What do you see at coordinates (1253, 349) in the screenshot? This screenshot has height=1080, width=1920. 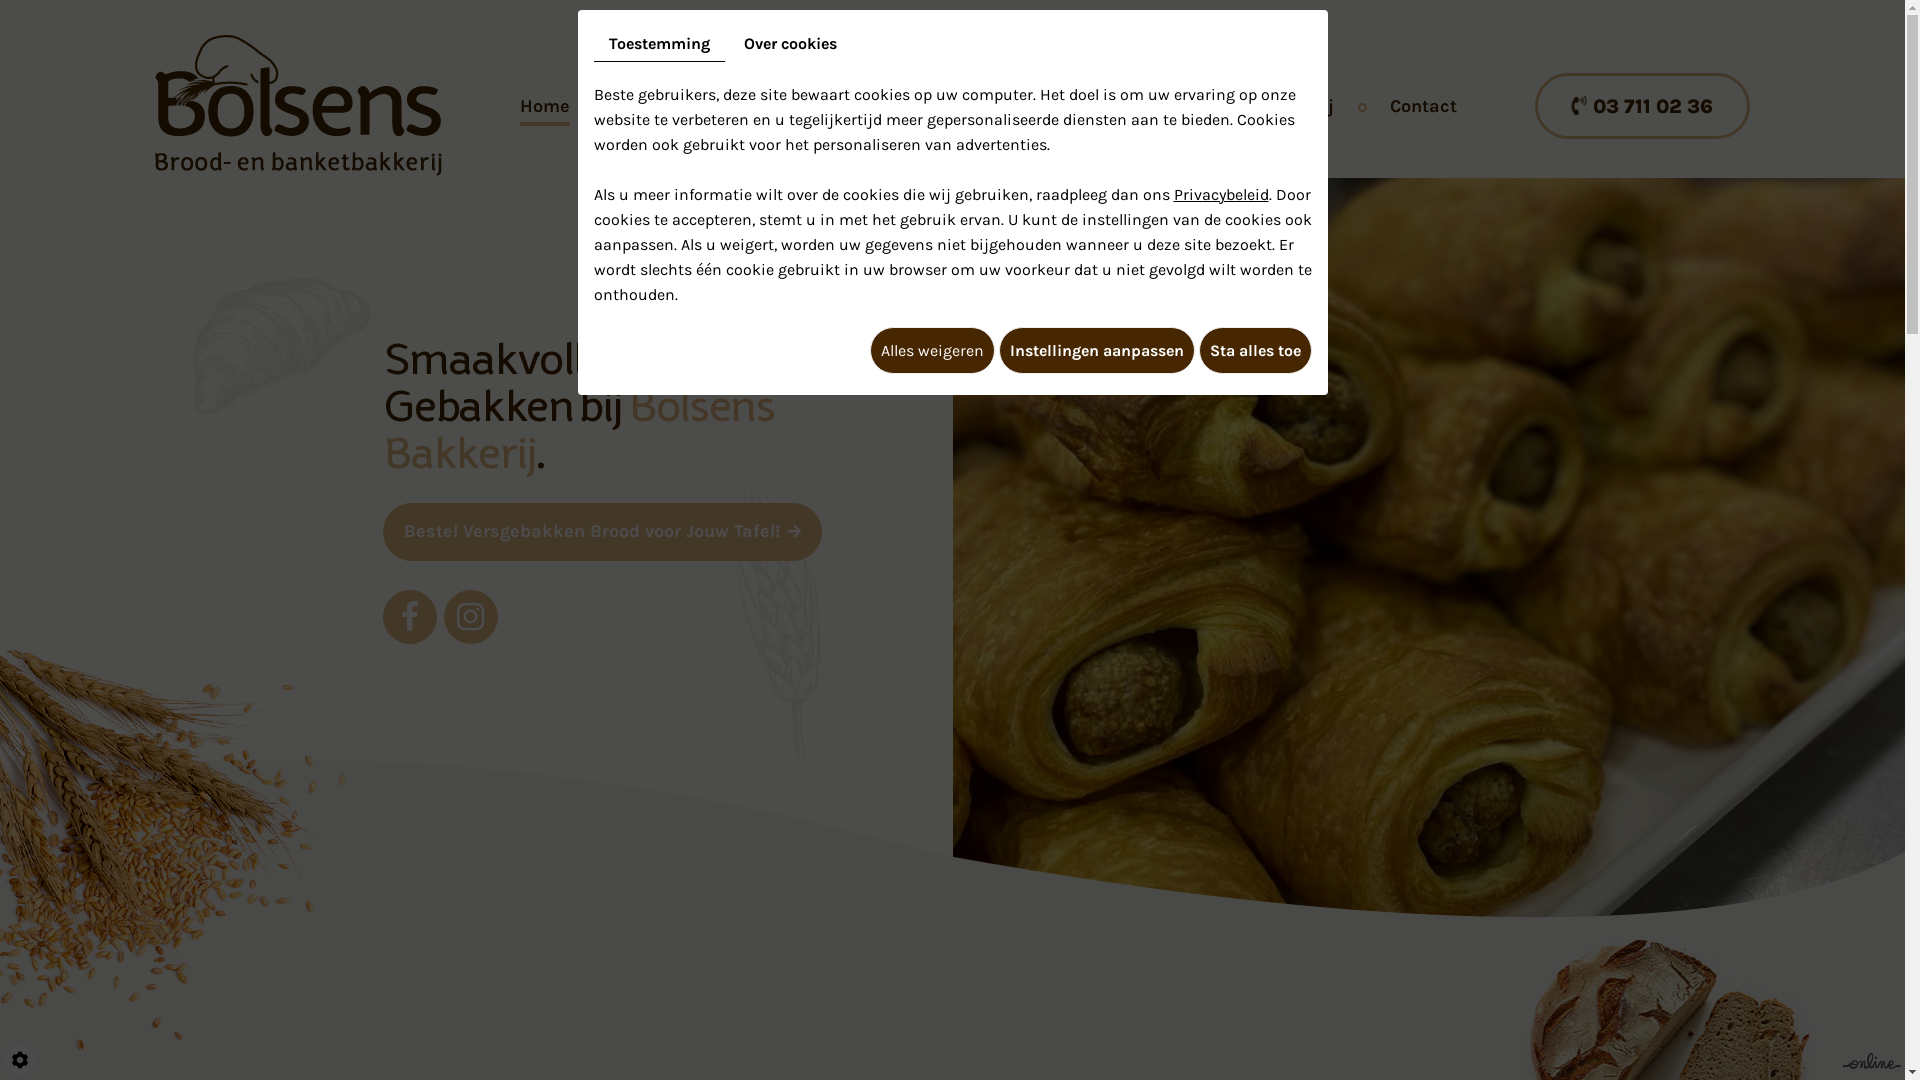 I see `'Sta alles toe'` at bounding box center [1253, 349].